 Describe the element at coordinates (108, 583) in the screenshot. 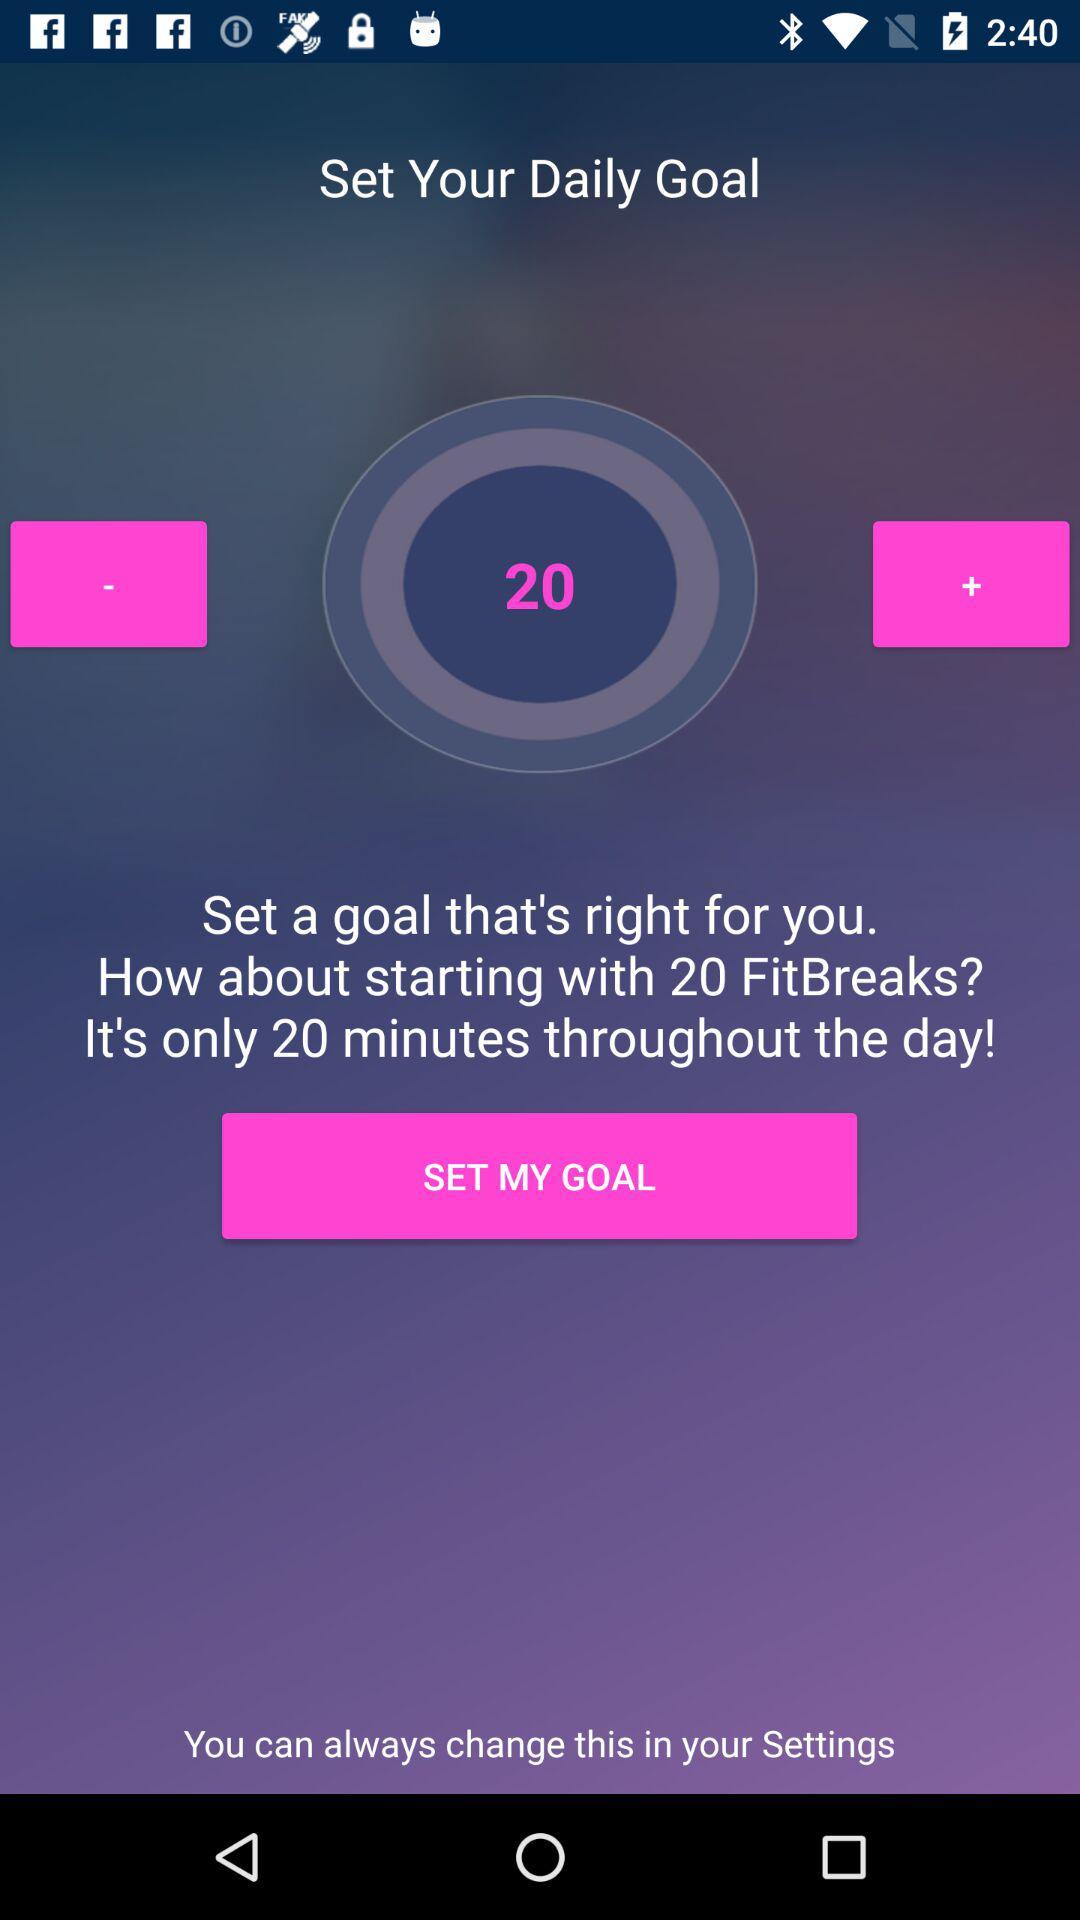

I see `item to the left of the 20 icon` at that location.